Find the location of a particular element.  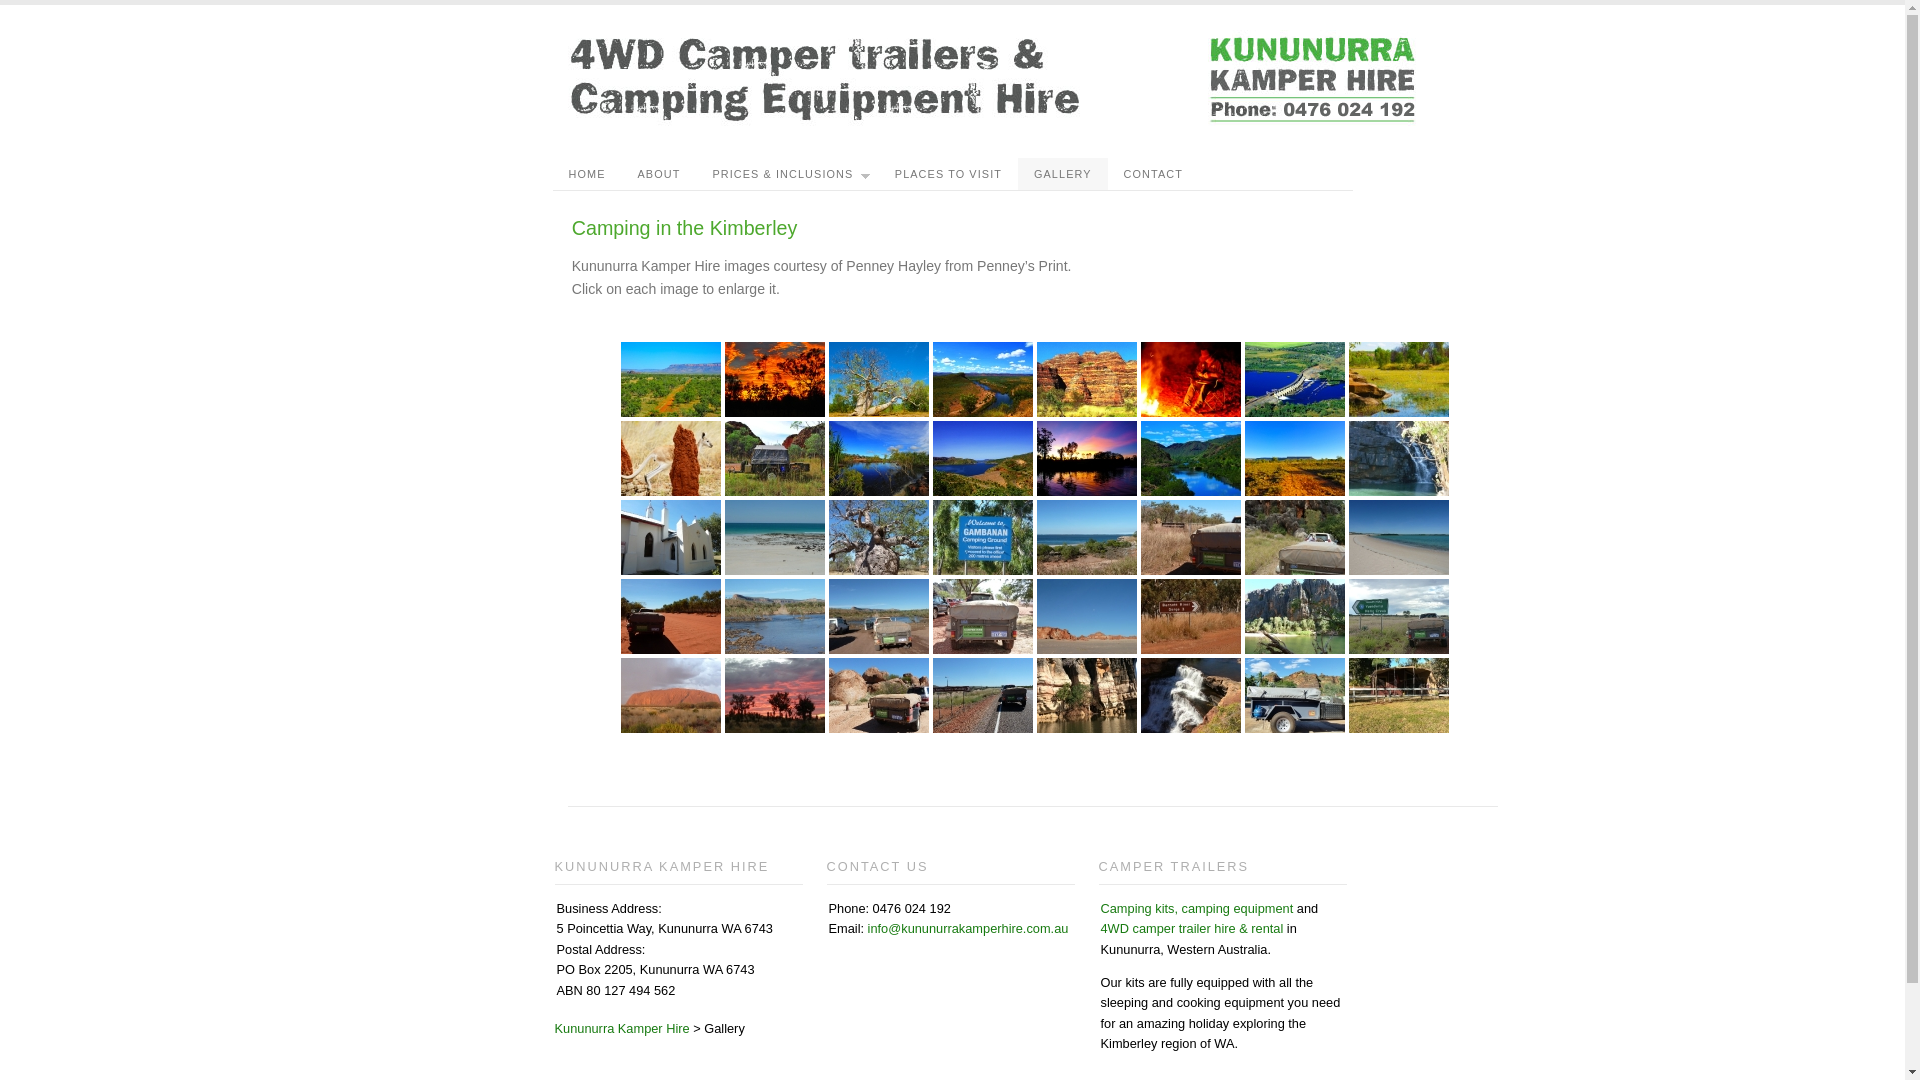

'Camping kits, camping equipment' is located at coordinates (1196, 908).